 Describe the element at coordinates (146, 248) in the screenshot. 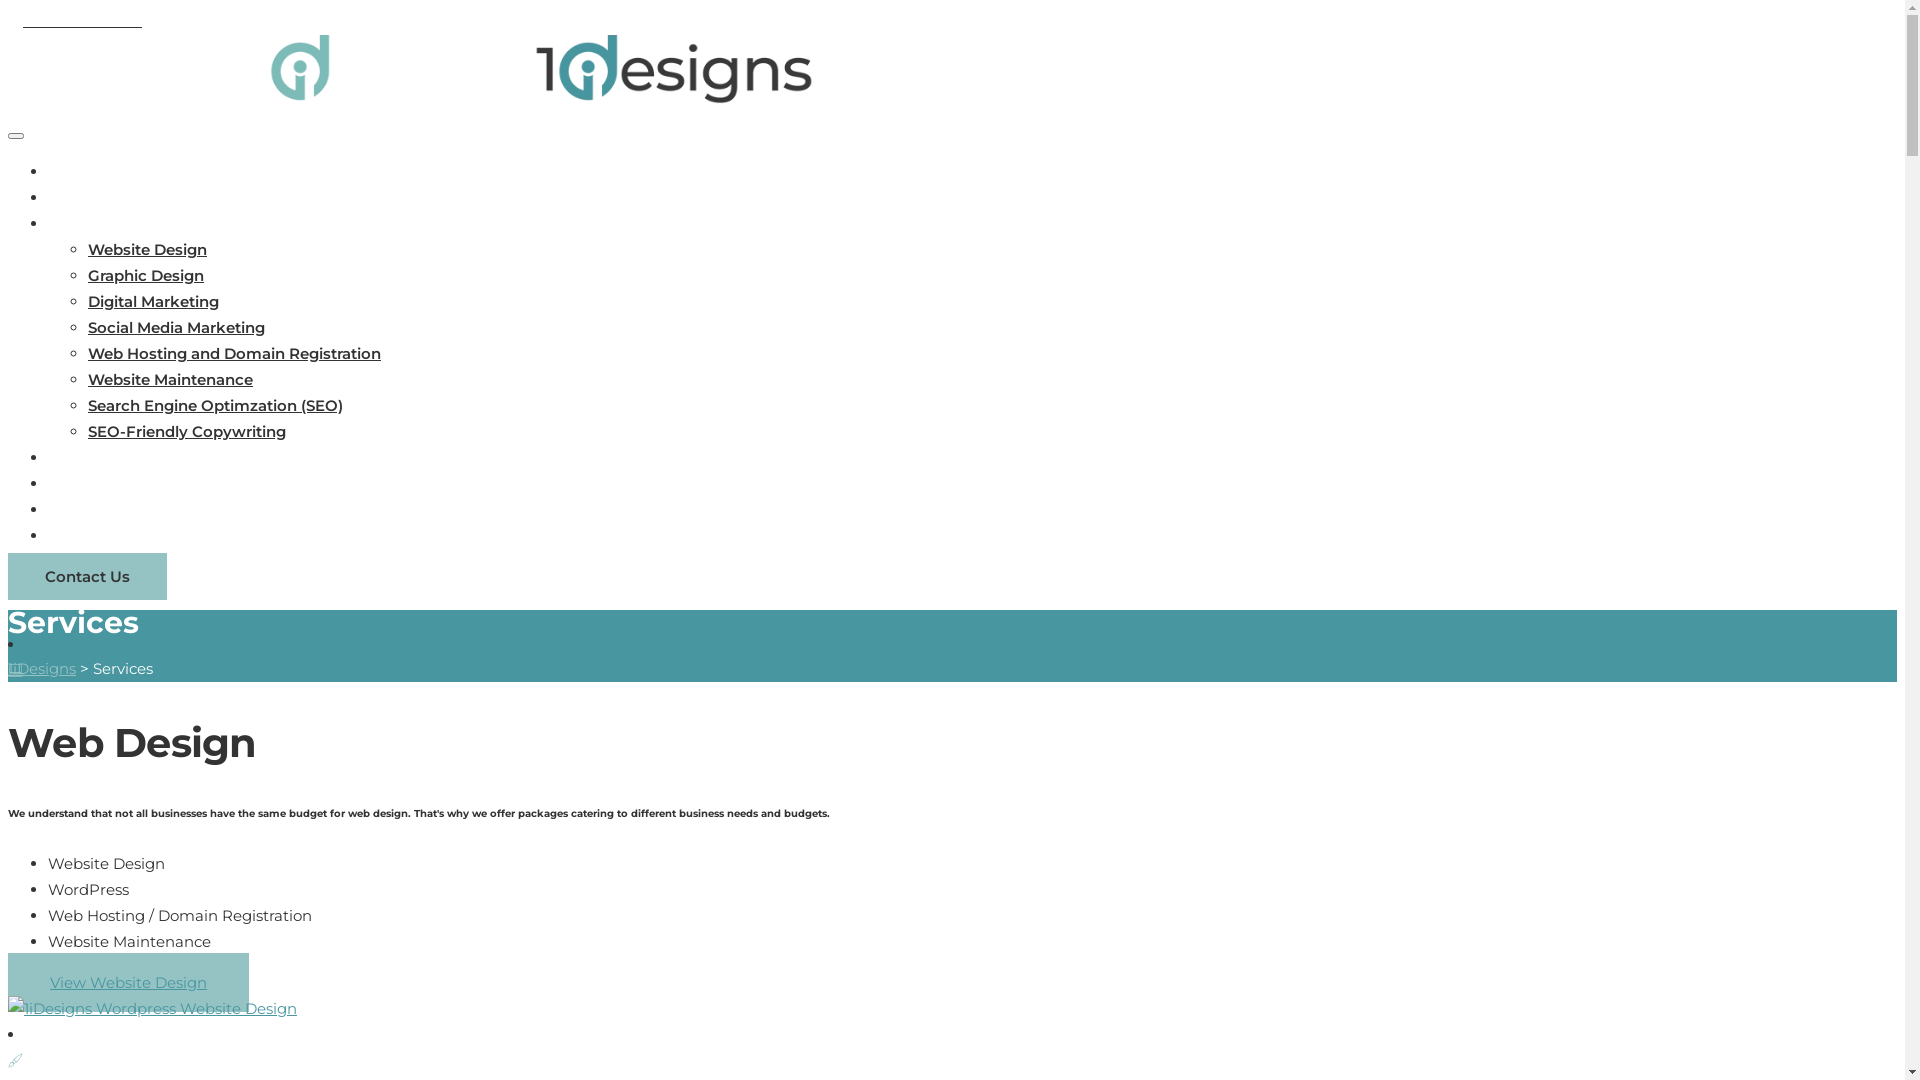

I see `'Website Design'` at that location.